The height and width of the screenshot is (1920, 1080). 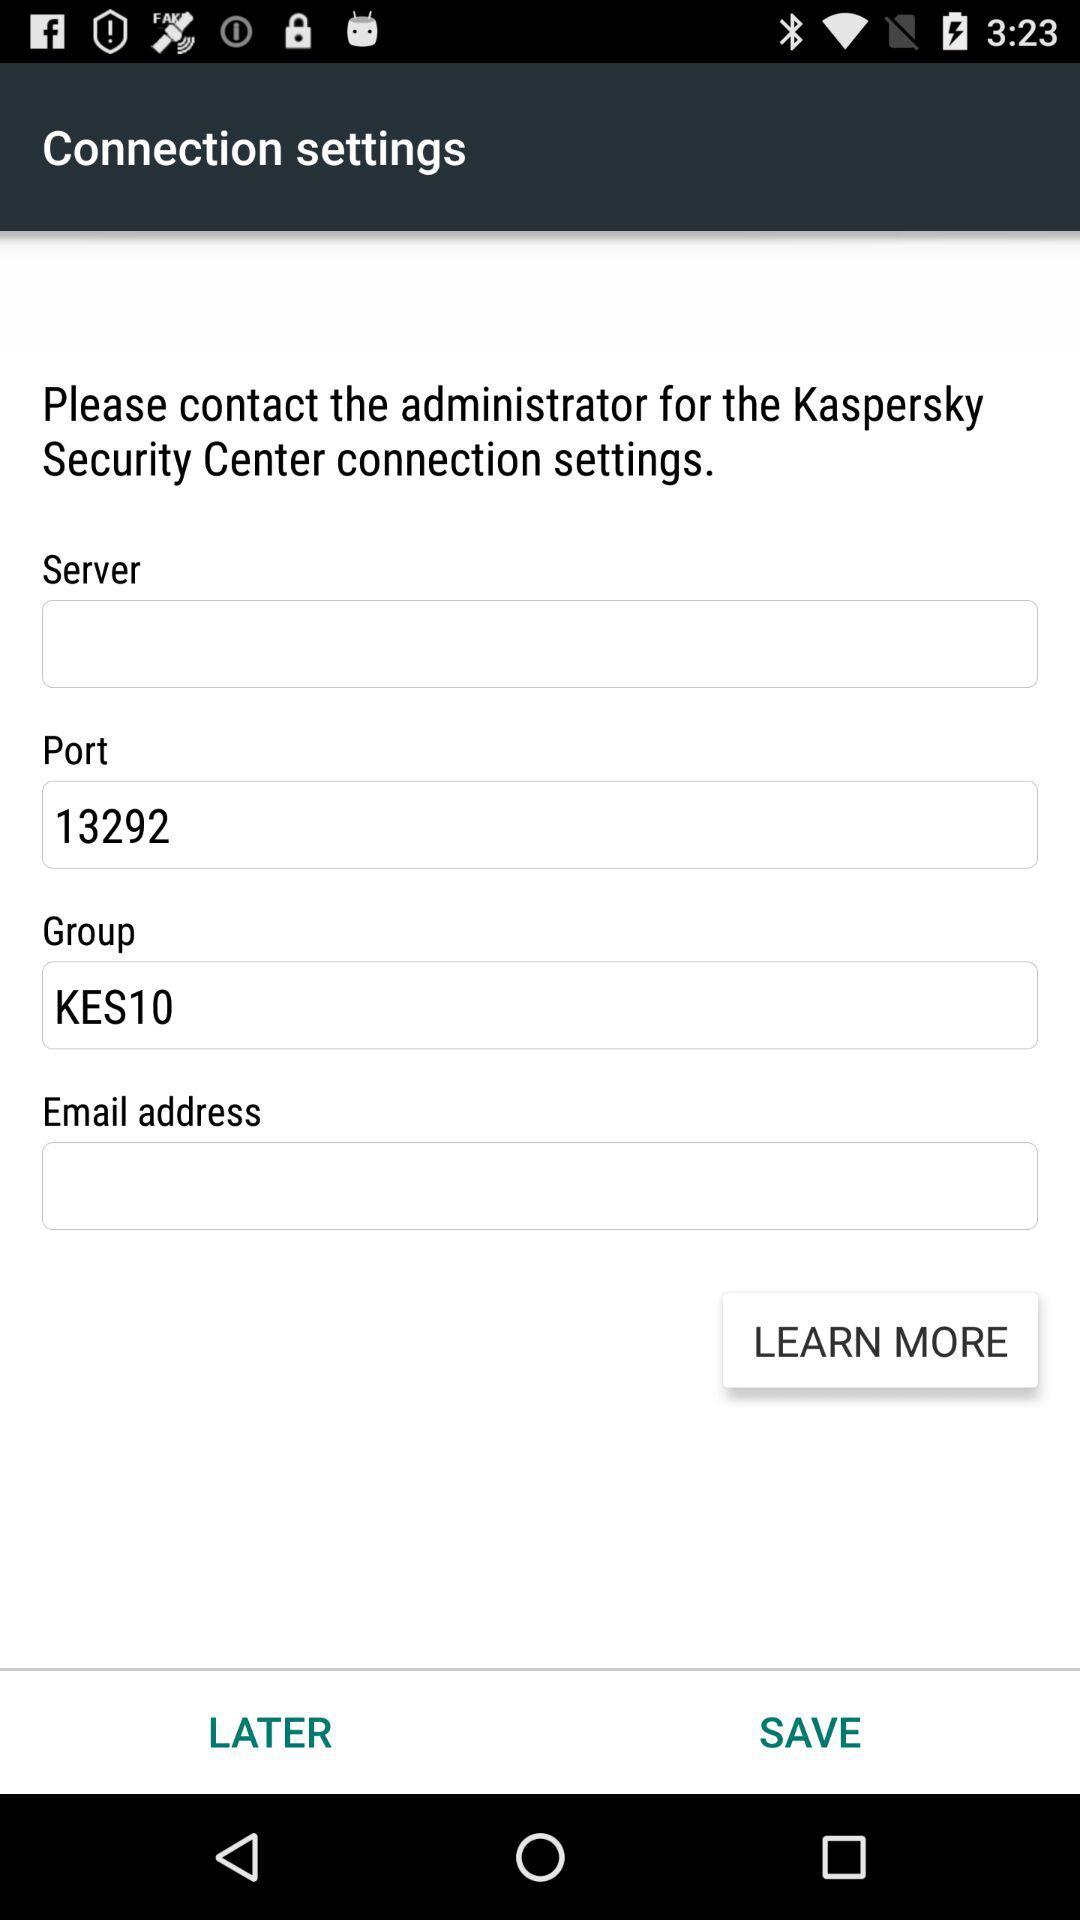 What do you see at coordinates (540, 643) in the screenshot?
I see `server address` at bounding box center [540, 643].